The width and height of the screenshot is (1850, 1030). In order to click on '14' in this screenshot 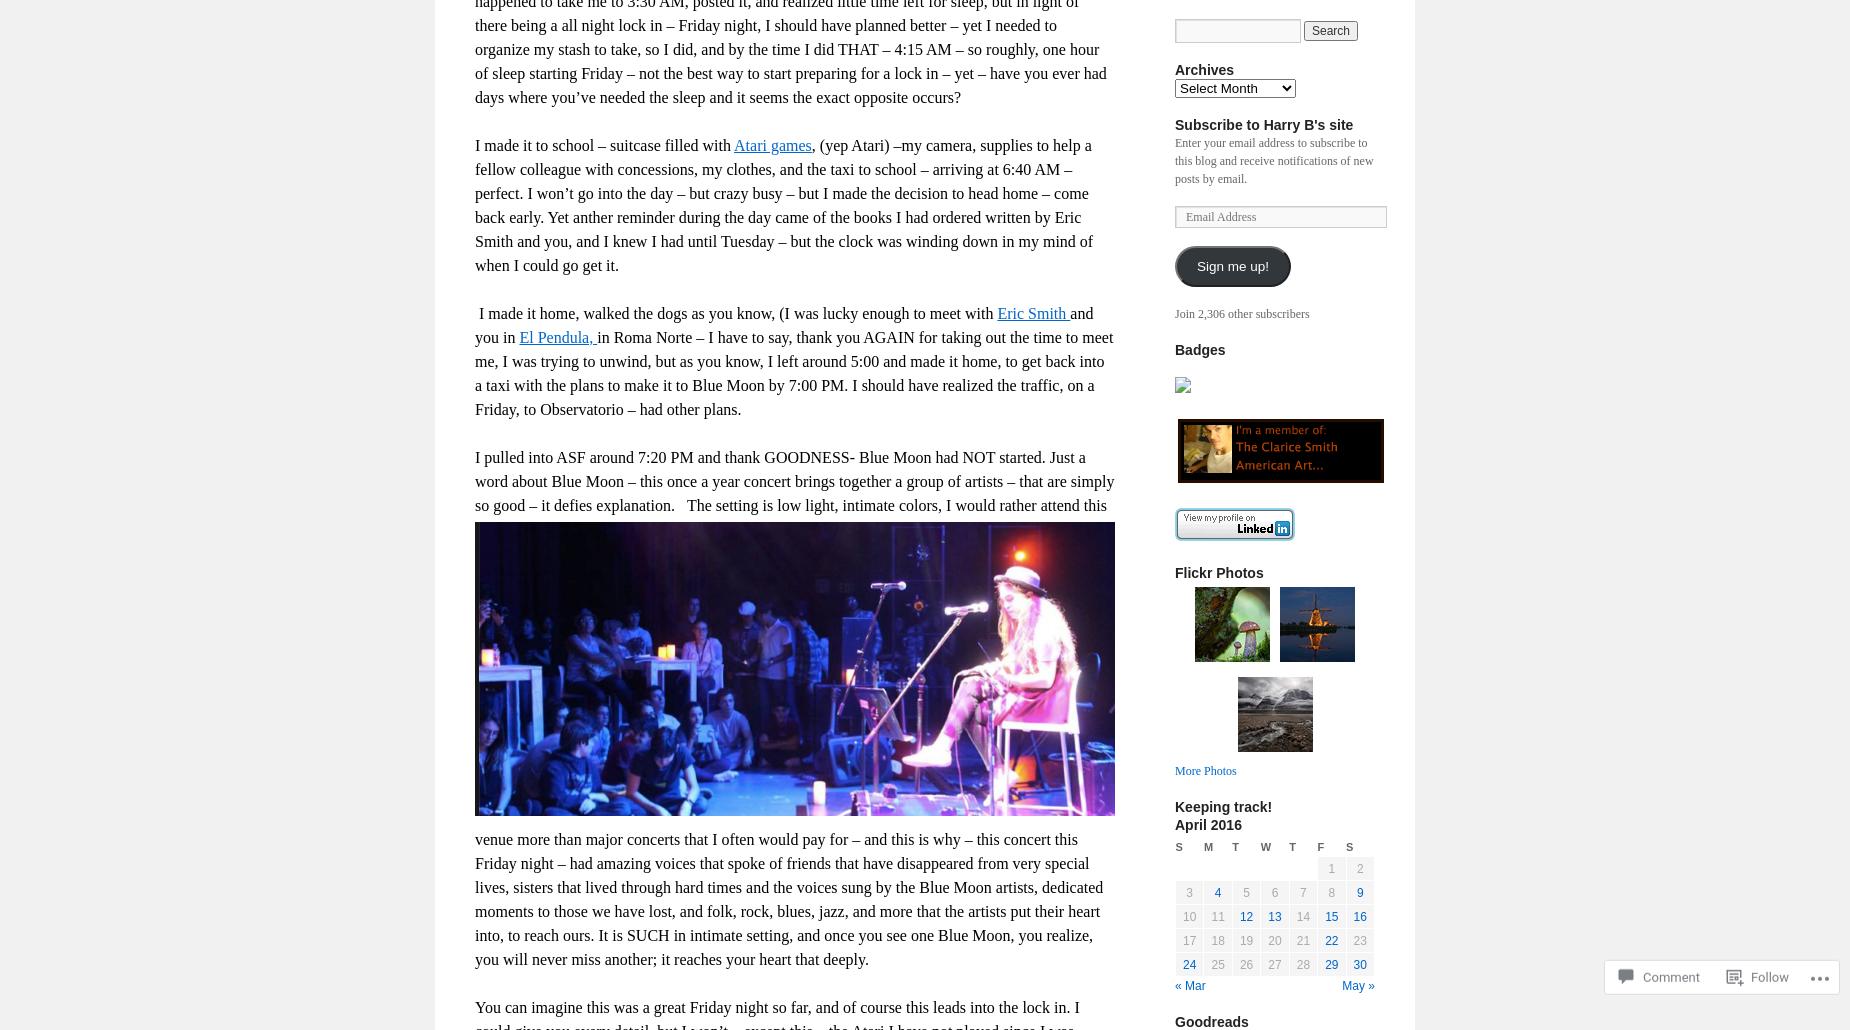, I will do `click(1301, 917)`.